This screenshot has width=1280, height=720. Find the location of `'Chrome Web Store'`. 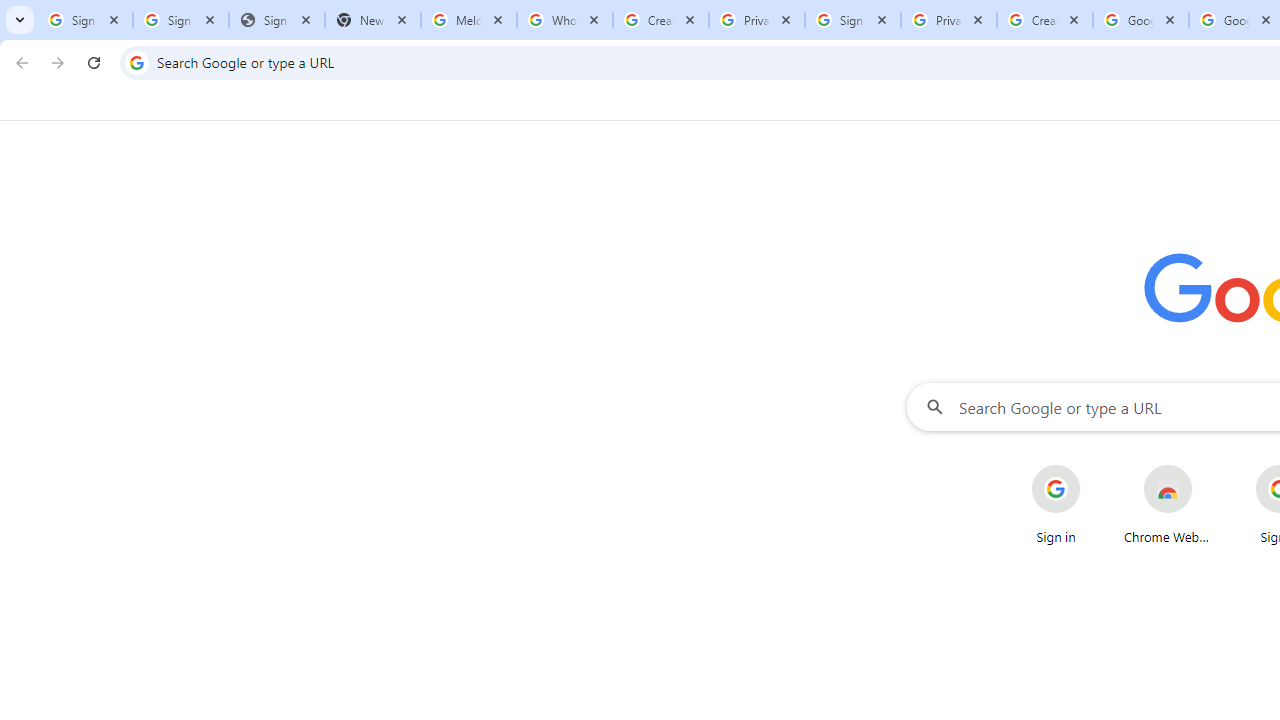

'Chrome Web Store' is located at coordinates (1168, 504).